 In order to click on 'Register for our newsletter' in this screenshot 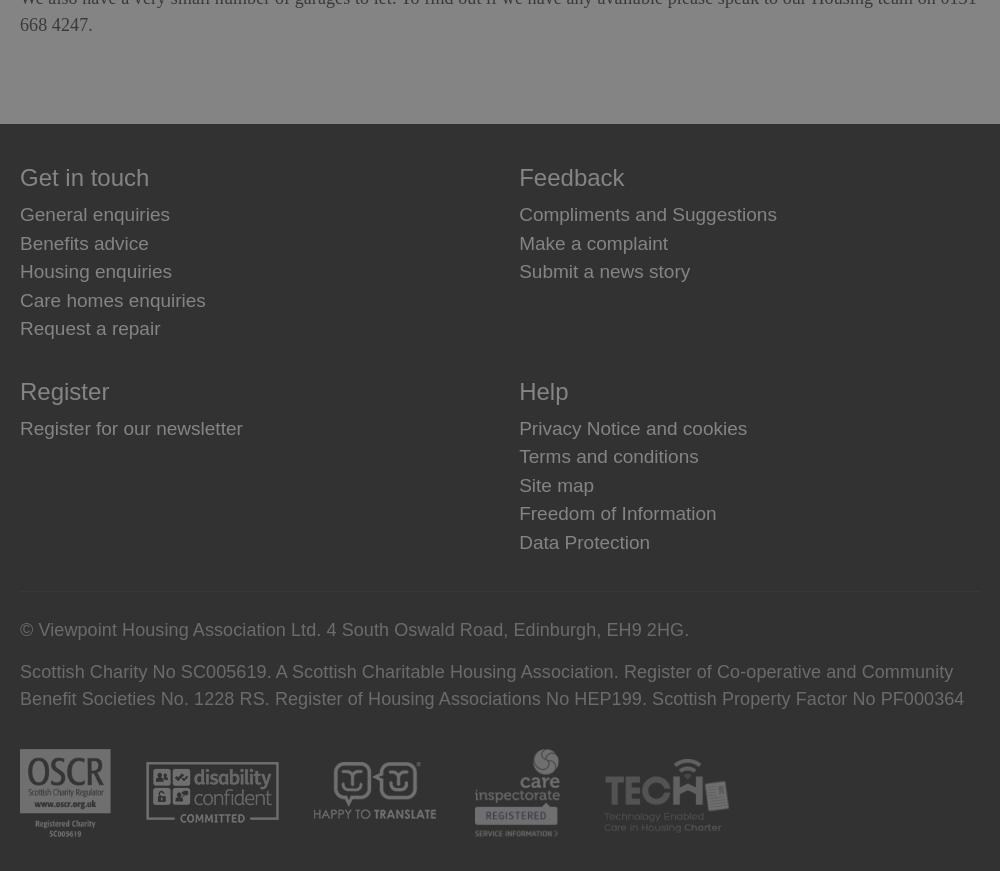, I will do `click(131, 426)`.